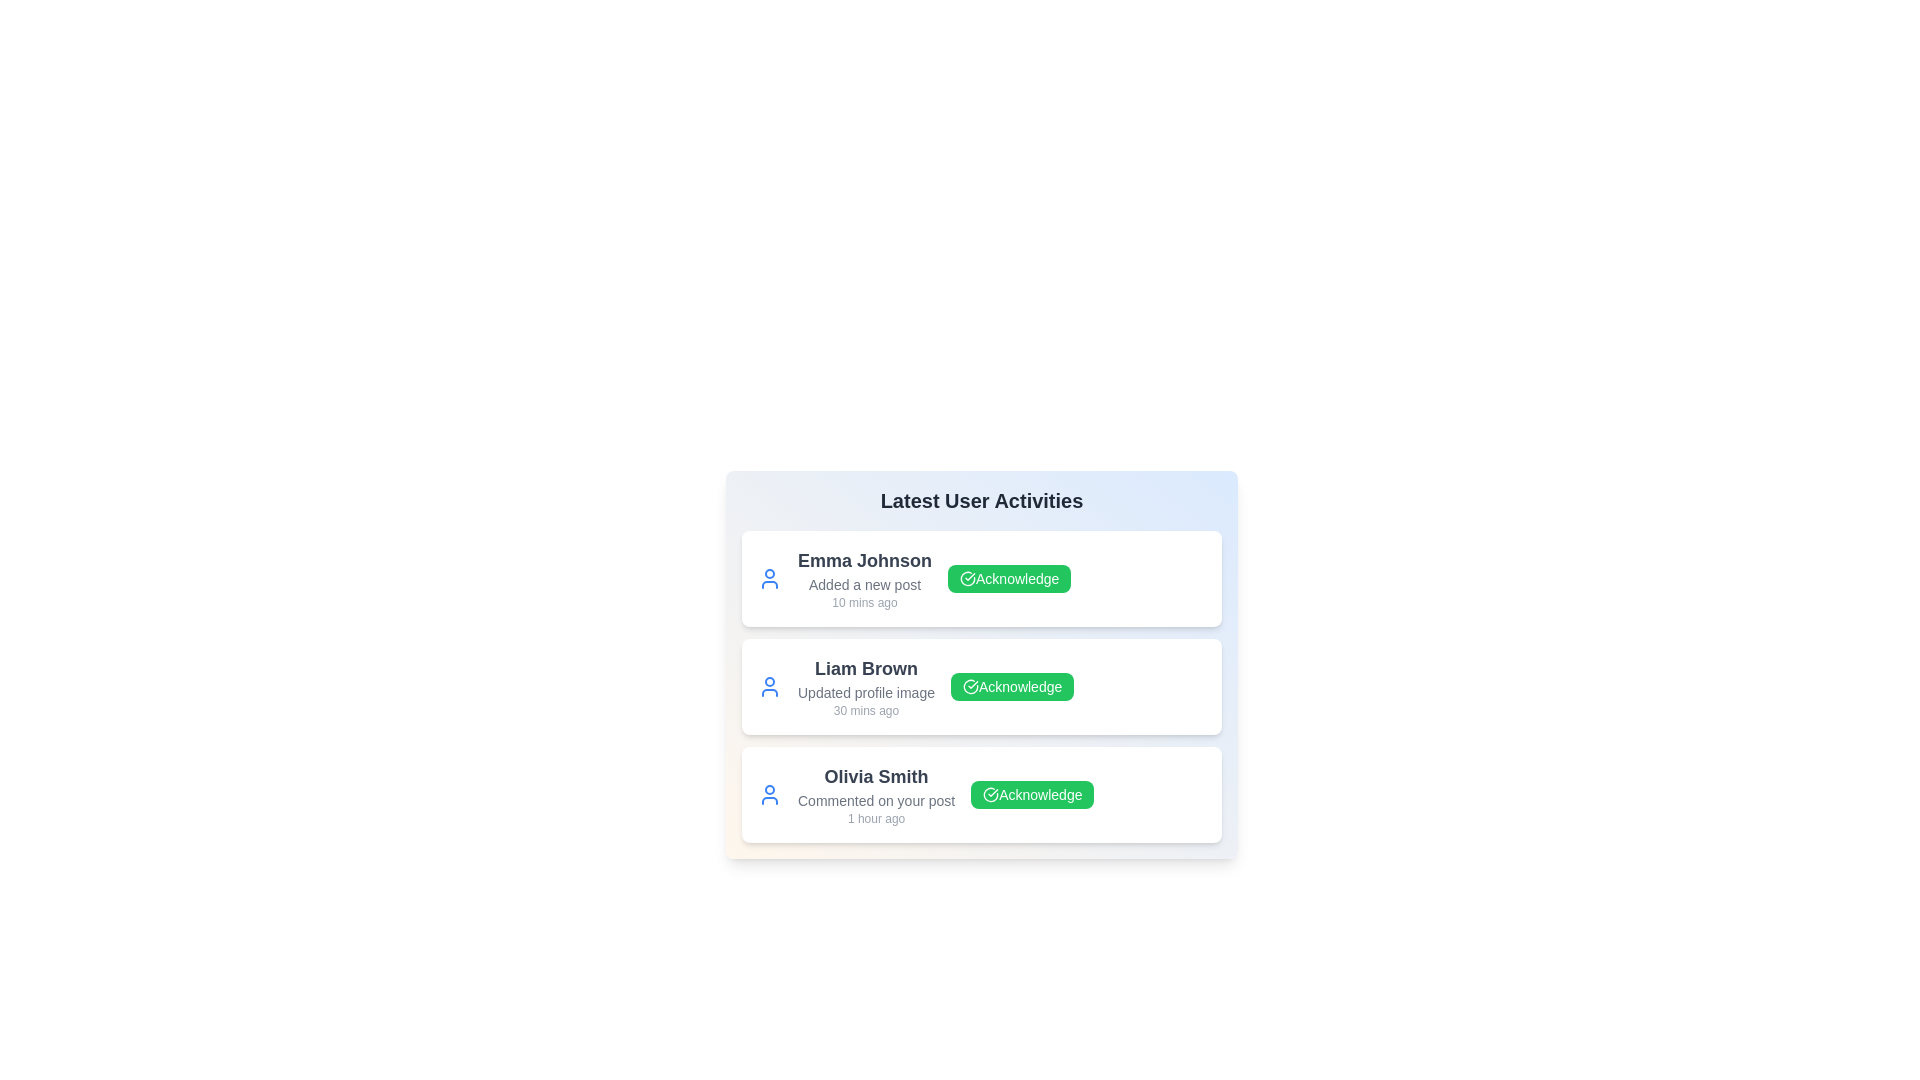  What do you see at coordinates (1012, 685) in the screenshot?
I see `the 'Acknowledge' button for the activity of Liam Brown` at bounding box center [1012, 685].